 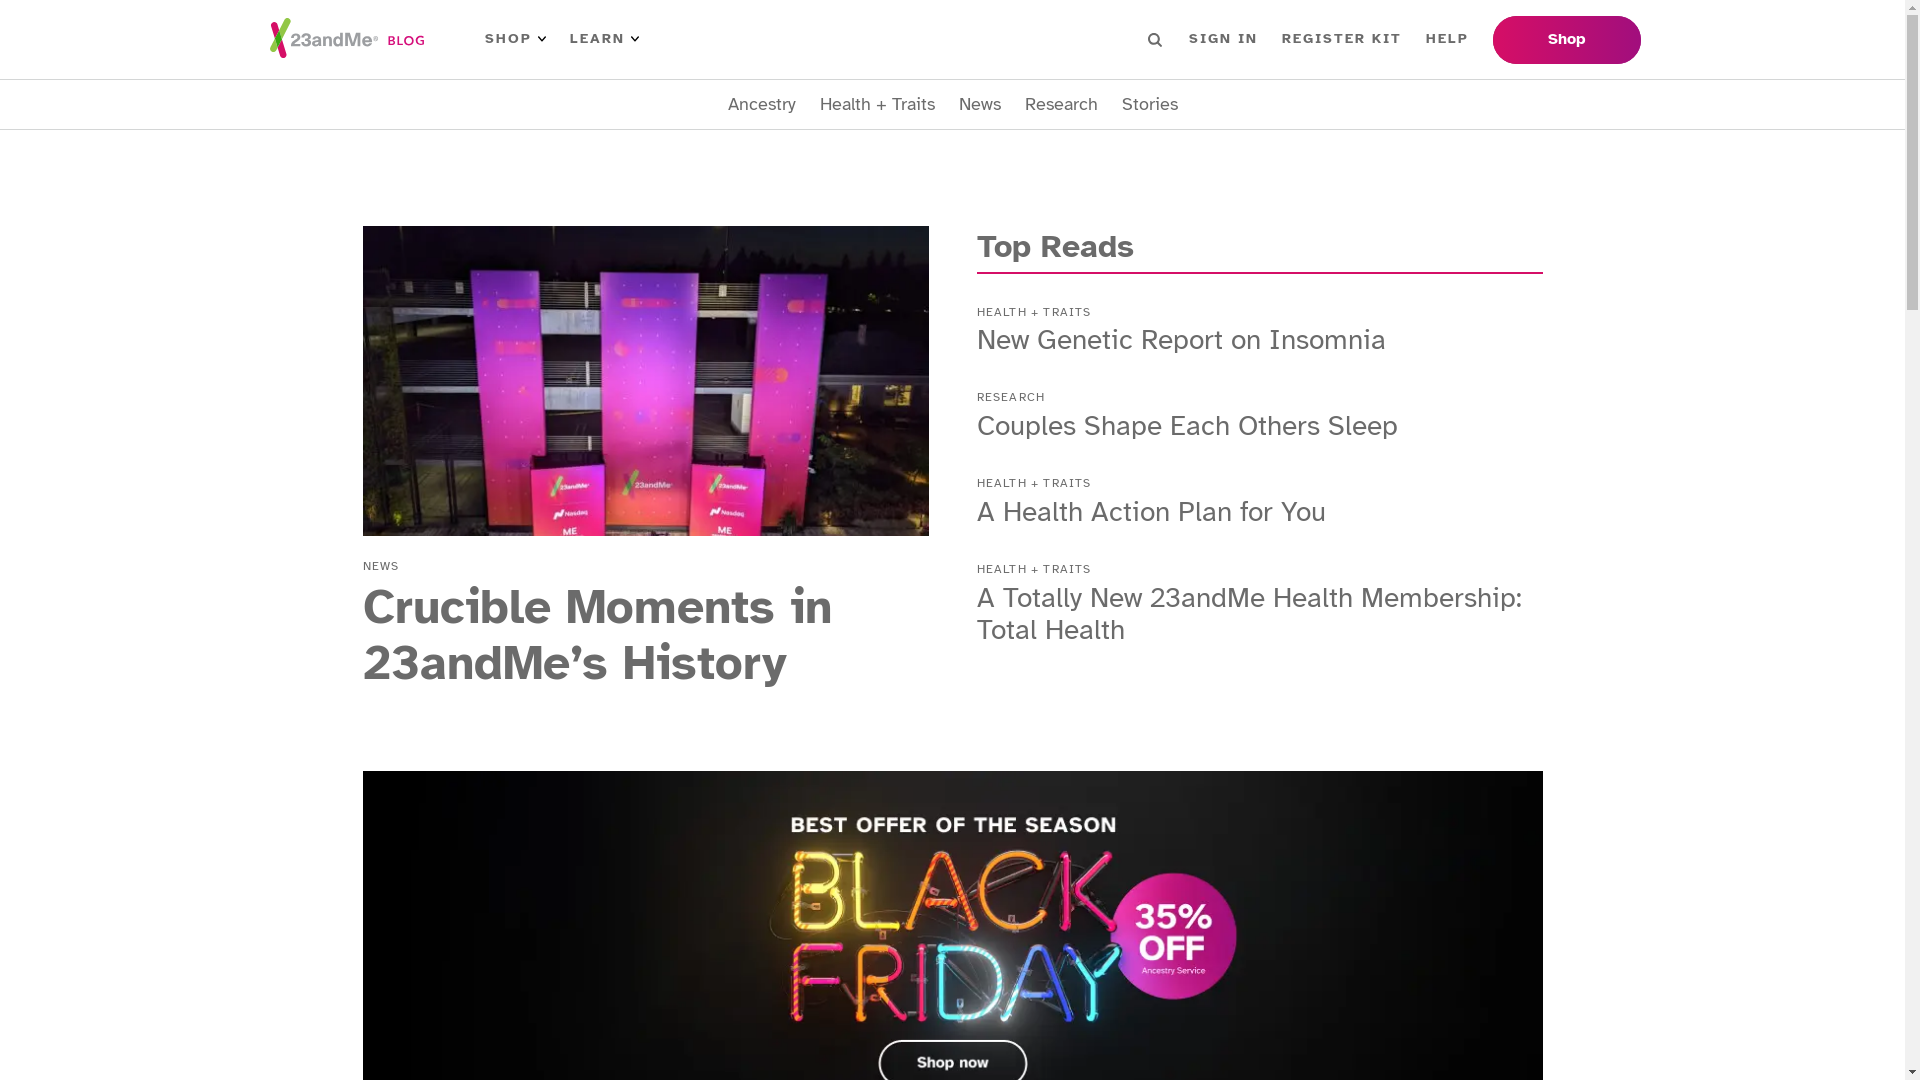 What do you see at coordinates (1150, 510) in the screenshot?
I see `'A Health Action Plan for You'` at bounding box center [1150, 510].